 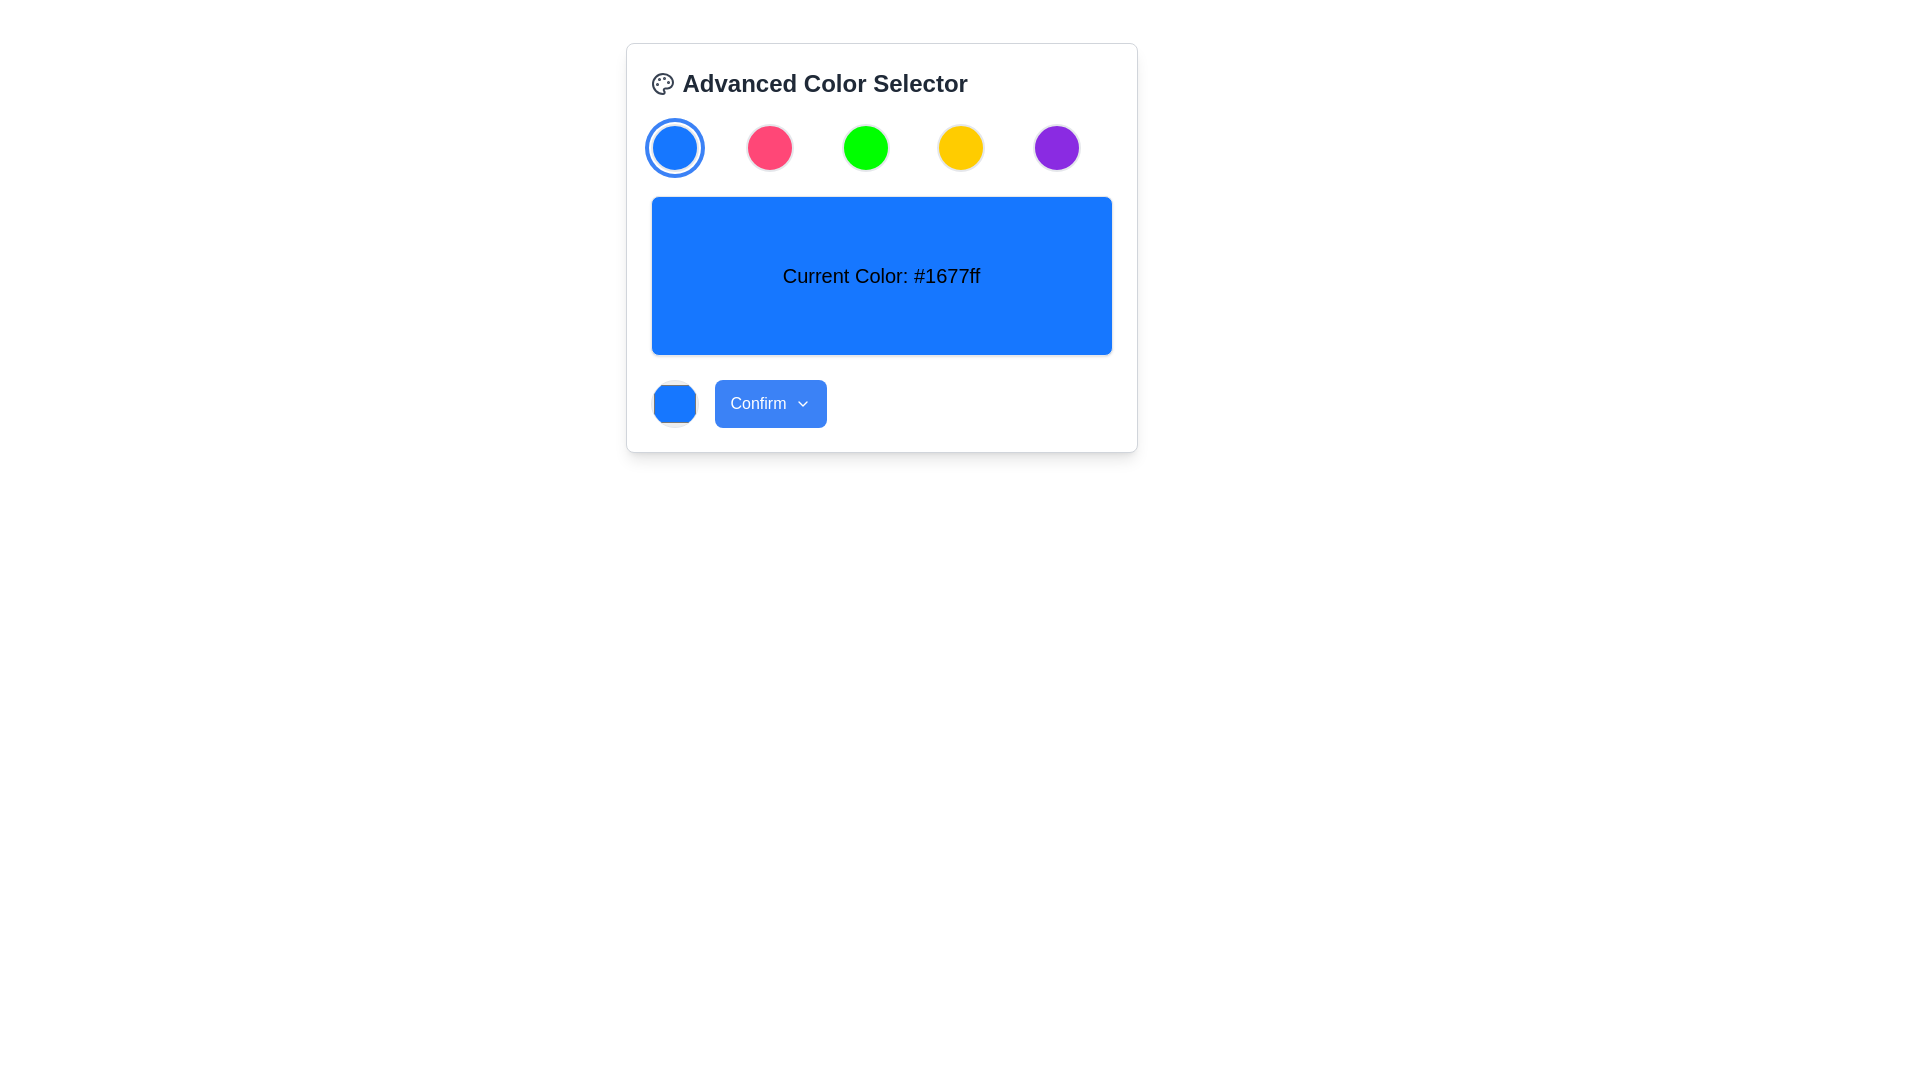 What do you see at coordinates (769, 146) in the screenshot?
I see `the second circular pink button in the 'Color Selector' section` at bounding box center [769, 146].